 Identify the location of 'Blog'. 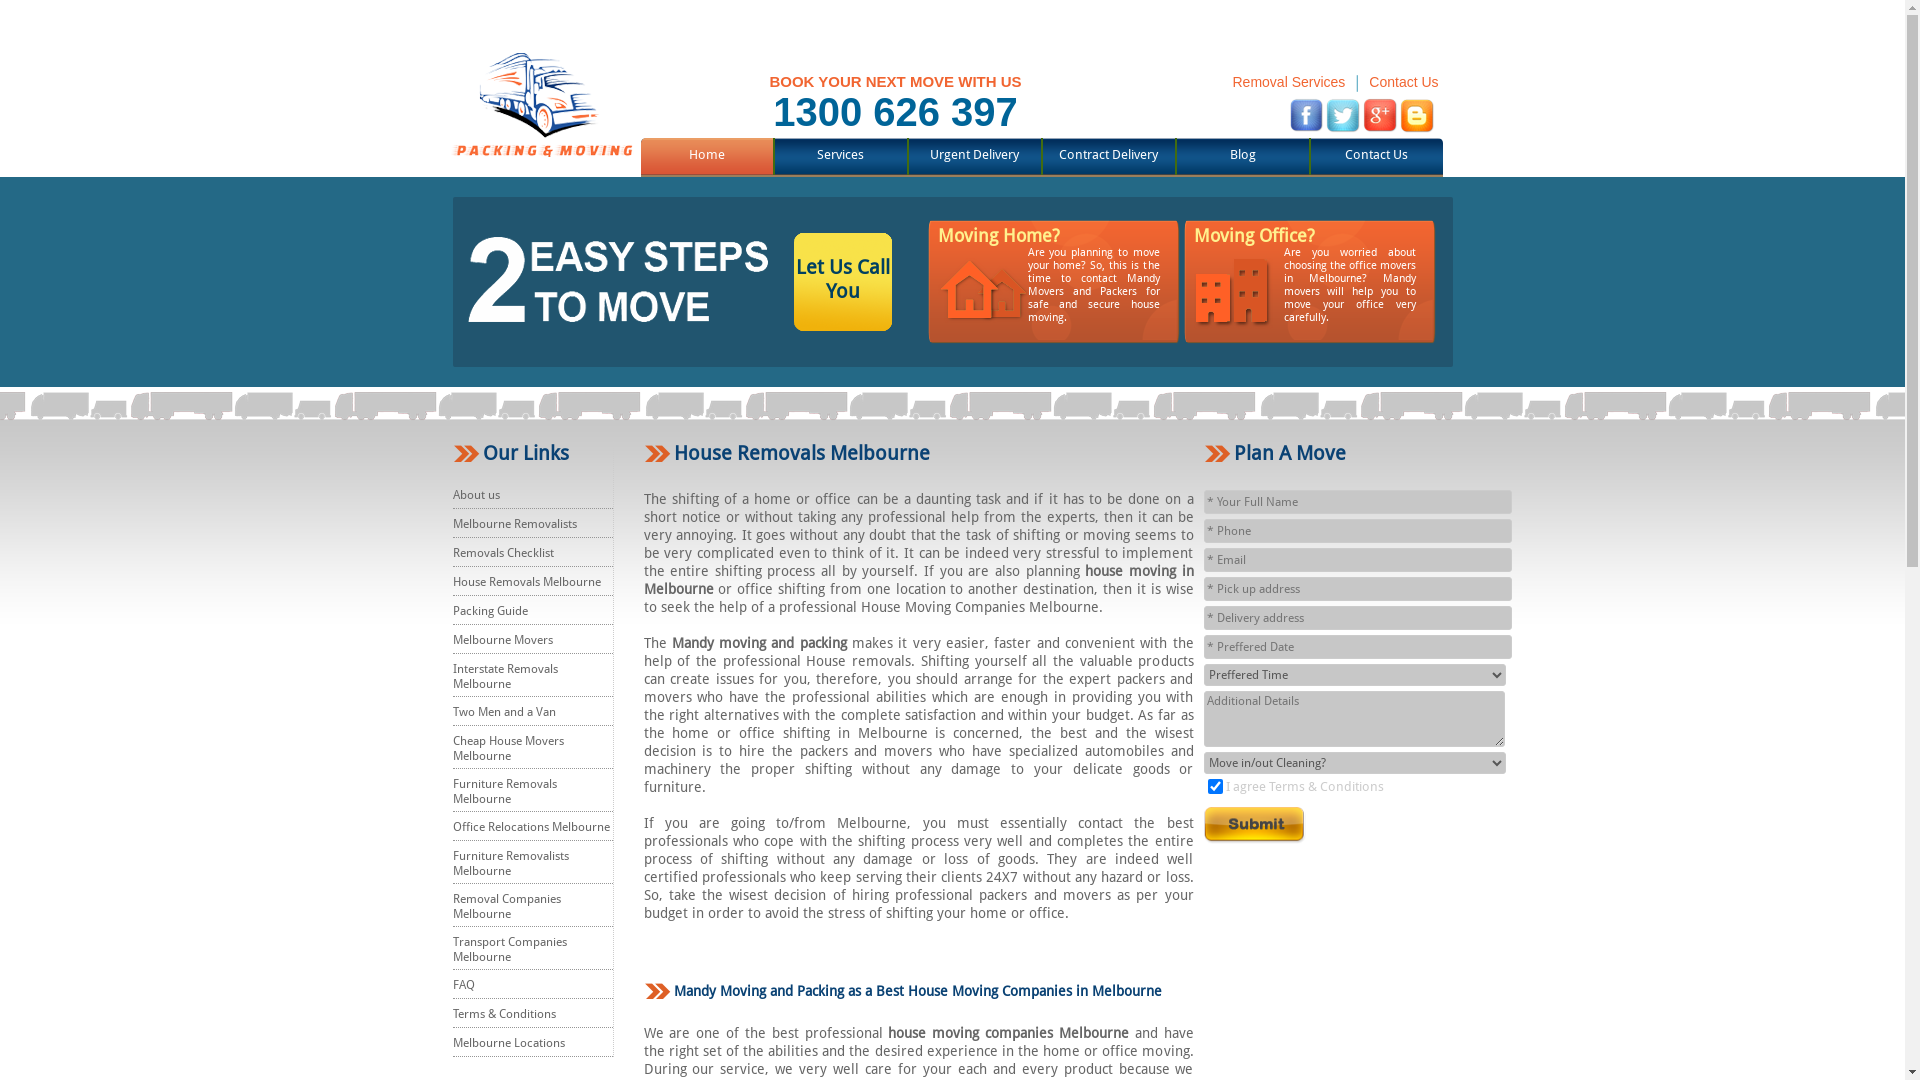
(1242, 153).